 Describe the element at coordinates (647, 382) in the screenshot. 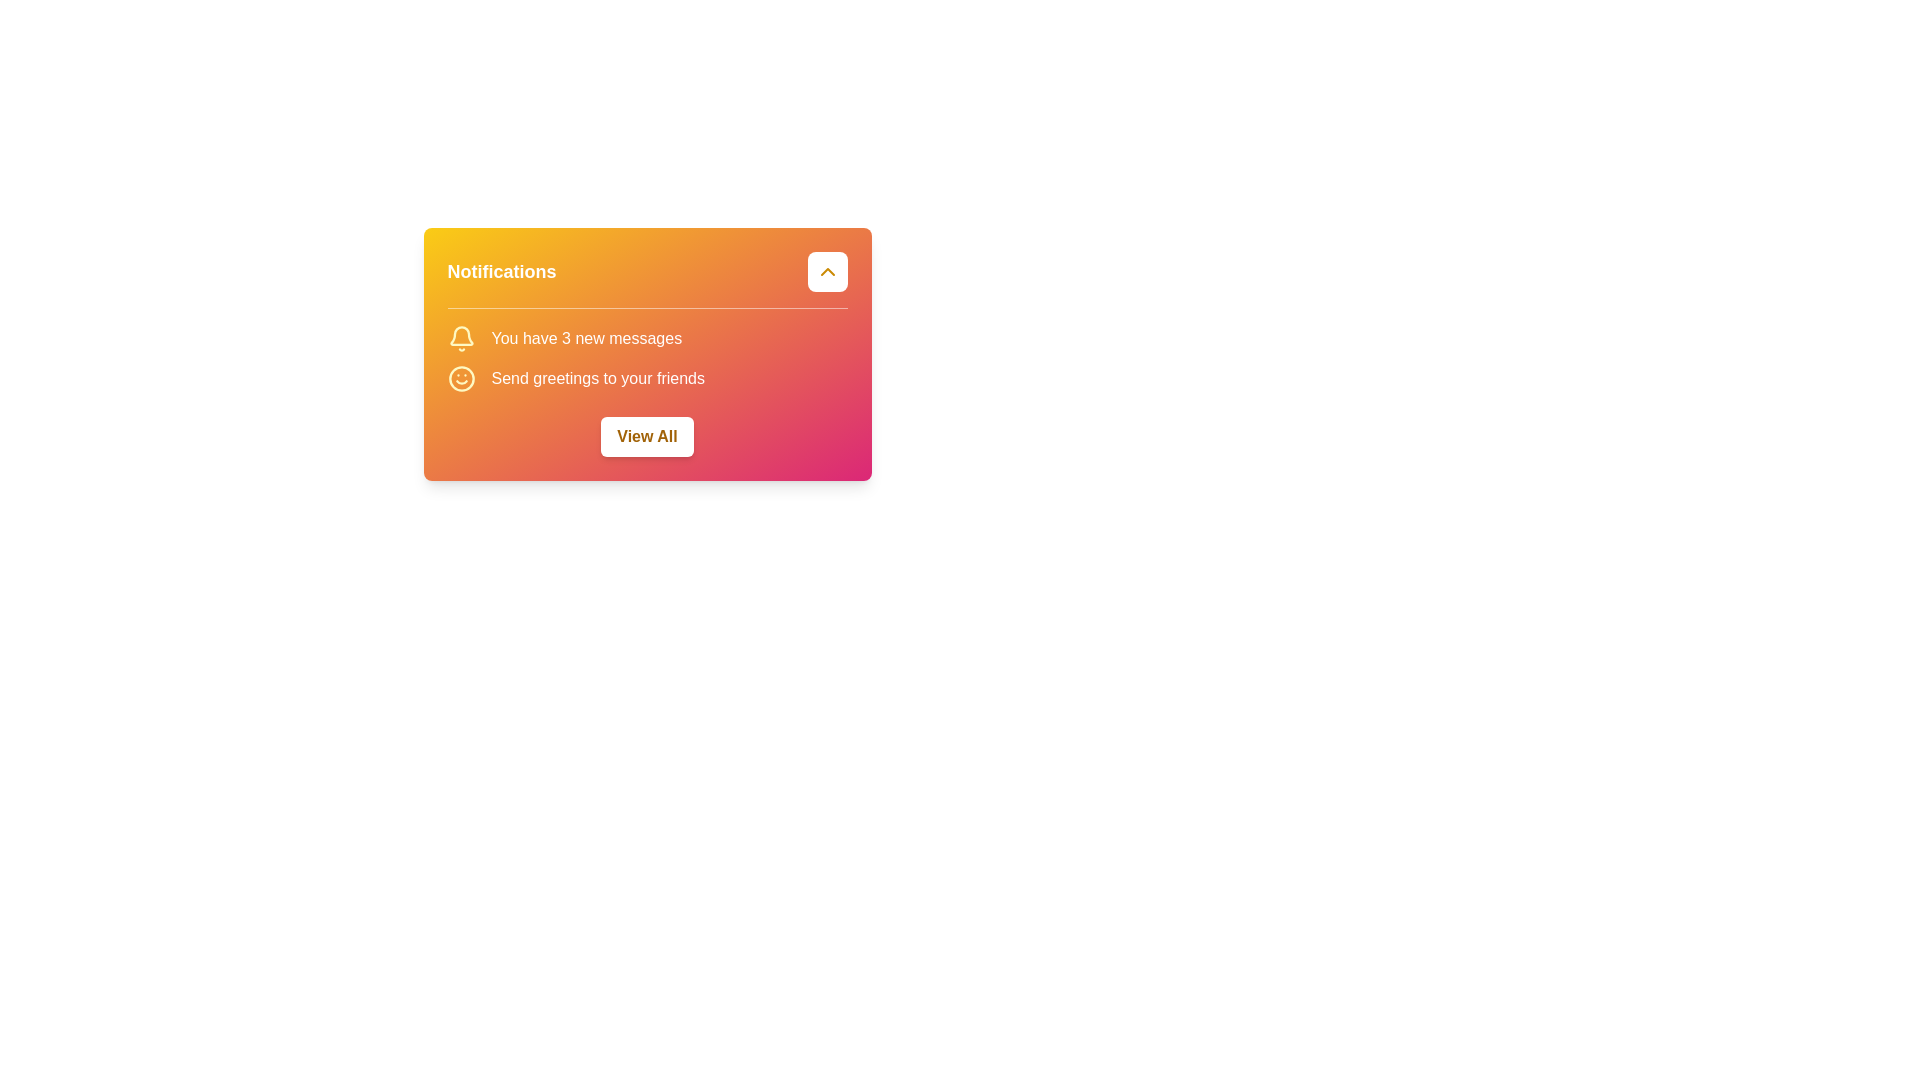

I see `the Informational panel containing notifications about new messages and greetings, located centrally under the title 'Notifications'` at that location.